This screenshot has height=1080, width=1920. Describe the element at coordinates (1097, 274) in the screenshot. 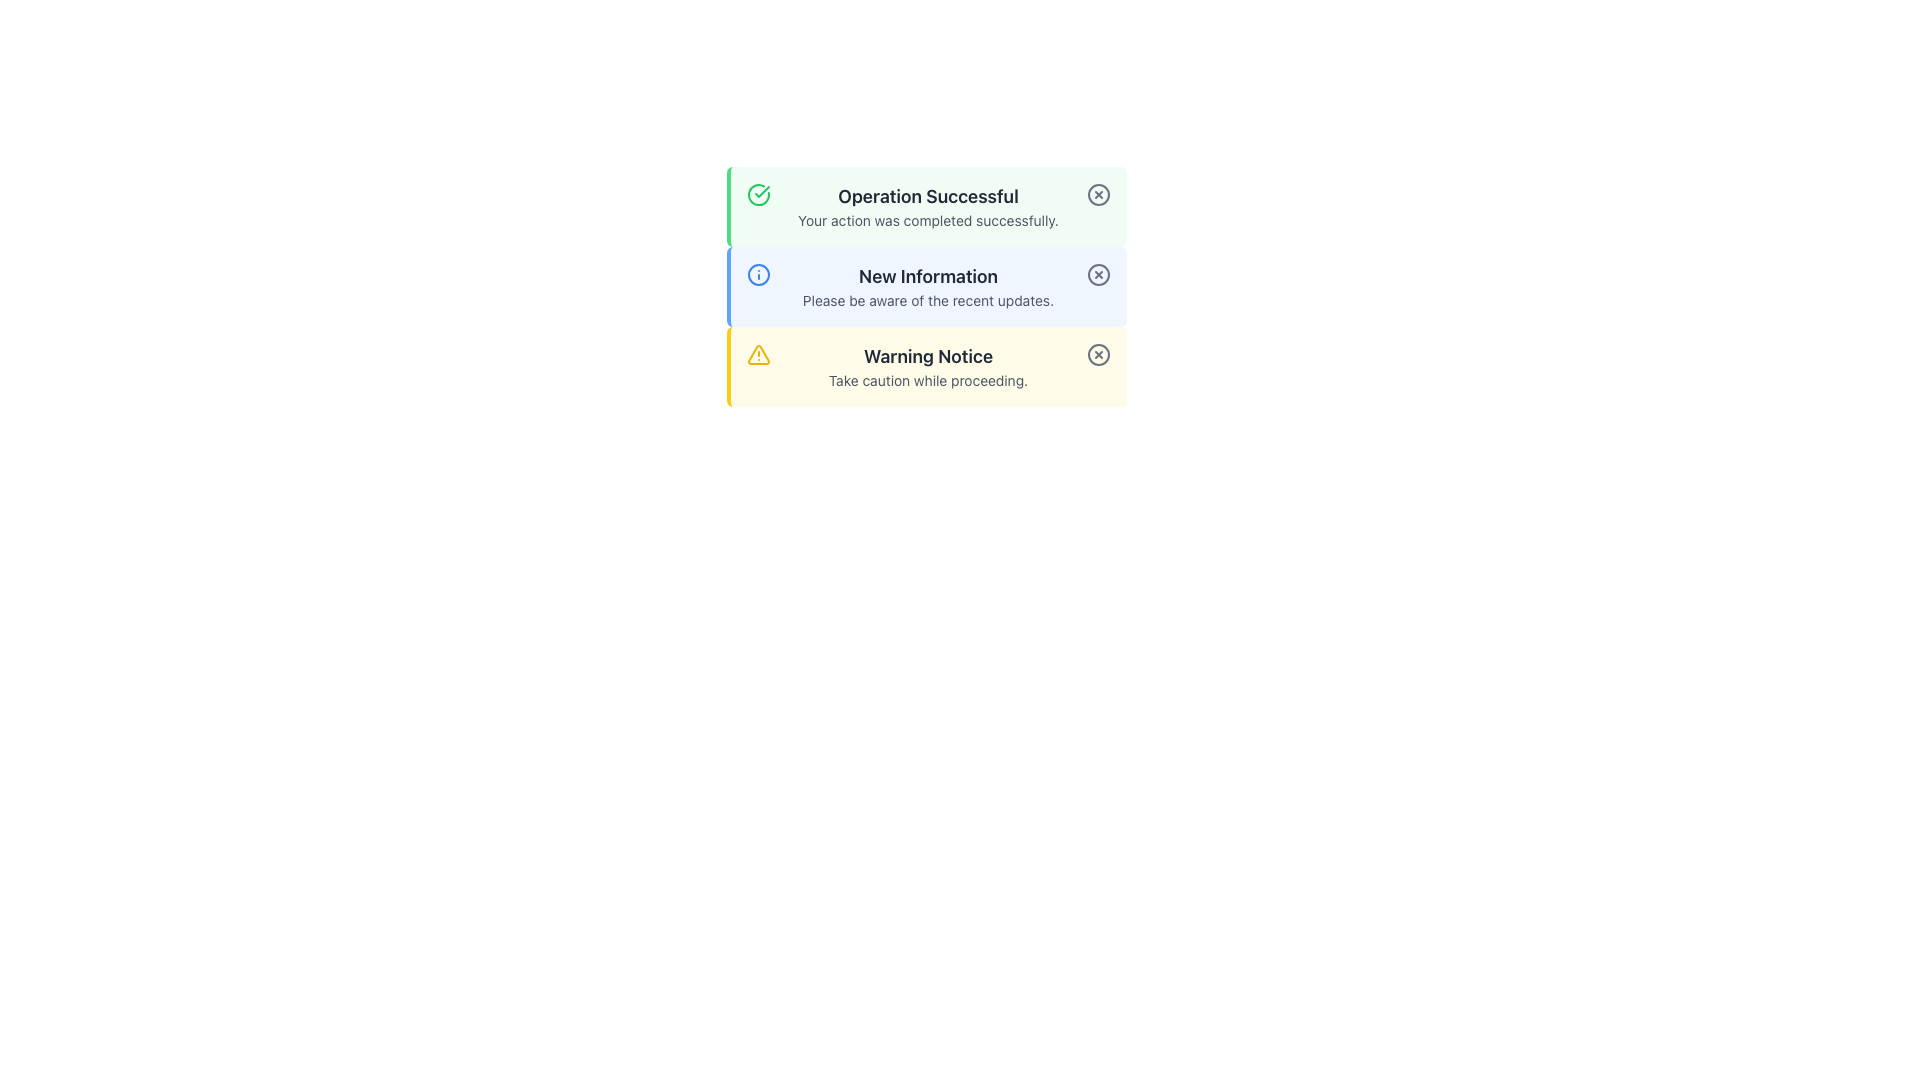

I see `the close button located at the rightmost part of the 'New Information' notification card` at that location.